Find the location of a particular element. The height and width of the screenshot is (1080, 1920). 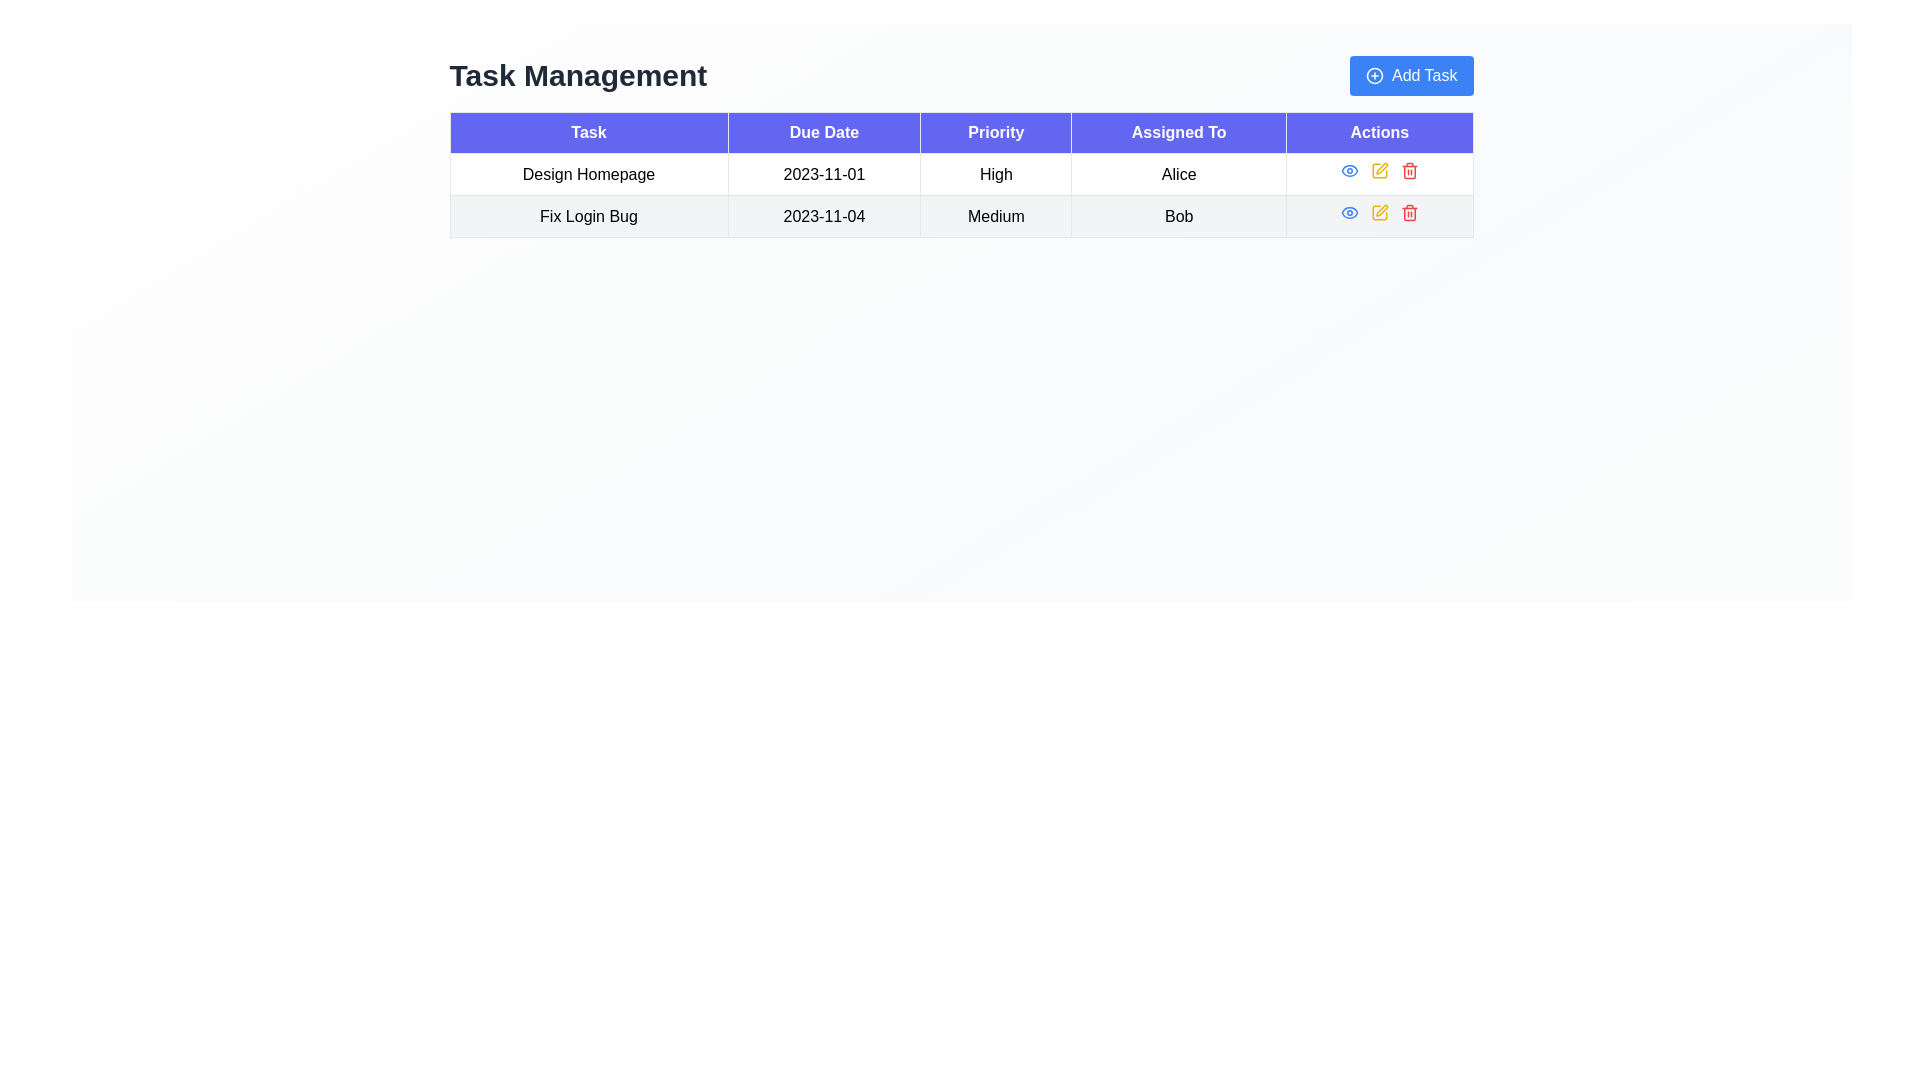

the icon-based button is located at coordinates (1349, 169).